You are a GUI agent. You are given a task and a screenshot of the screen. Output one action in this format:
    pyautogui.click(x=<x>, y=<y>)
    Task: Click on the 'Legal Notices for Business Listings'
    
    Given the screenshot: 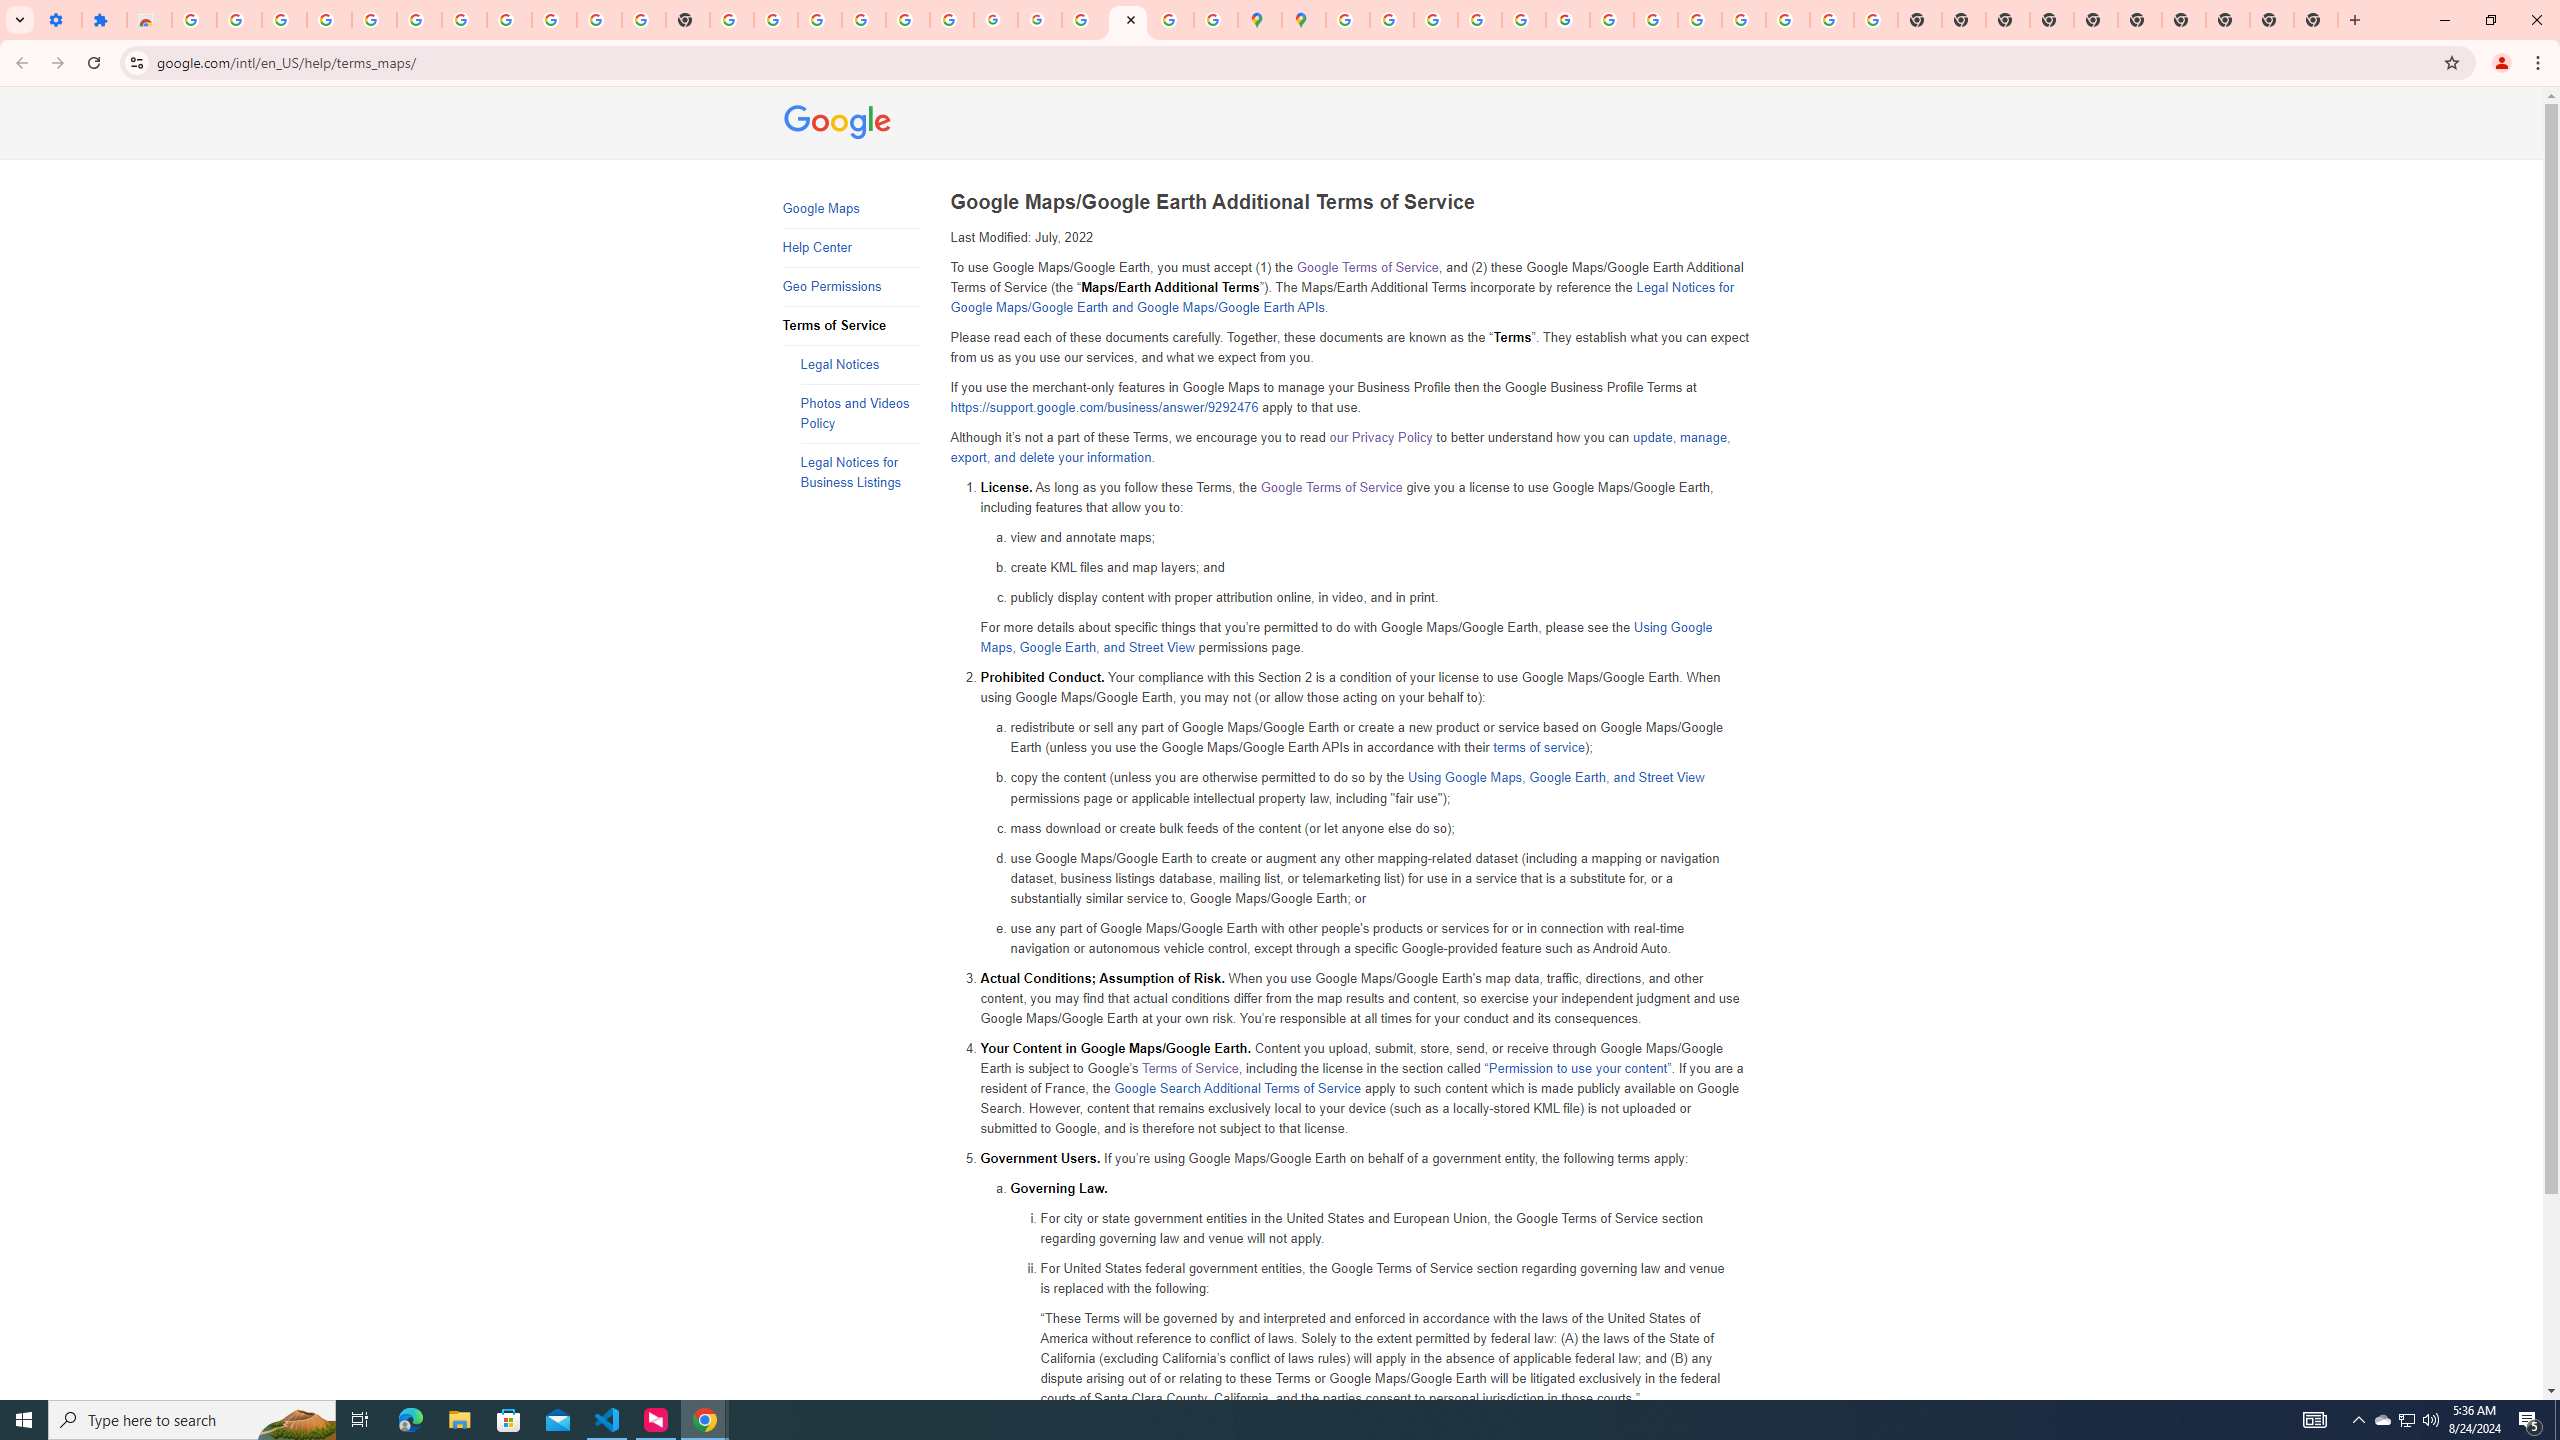 What is the action you would take?
    pyautogui.click(x=860, y=472)
    